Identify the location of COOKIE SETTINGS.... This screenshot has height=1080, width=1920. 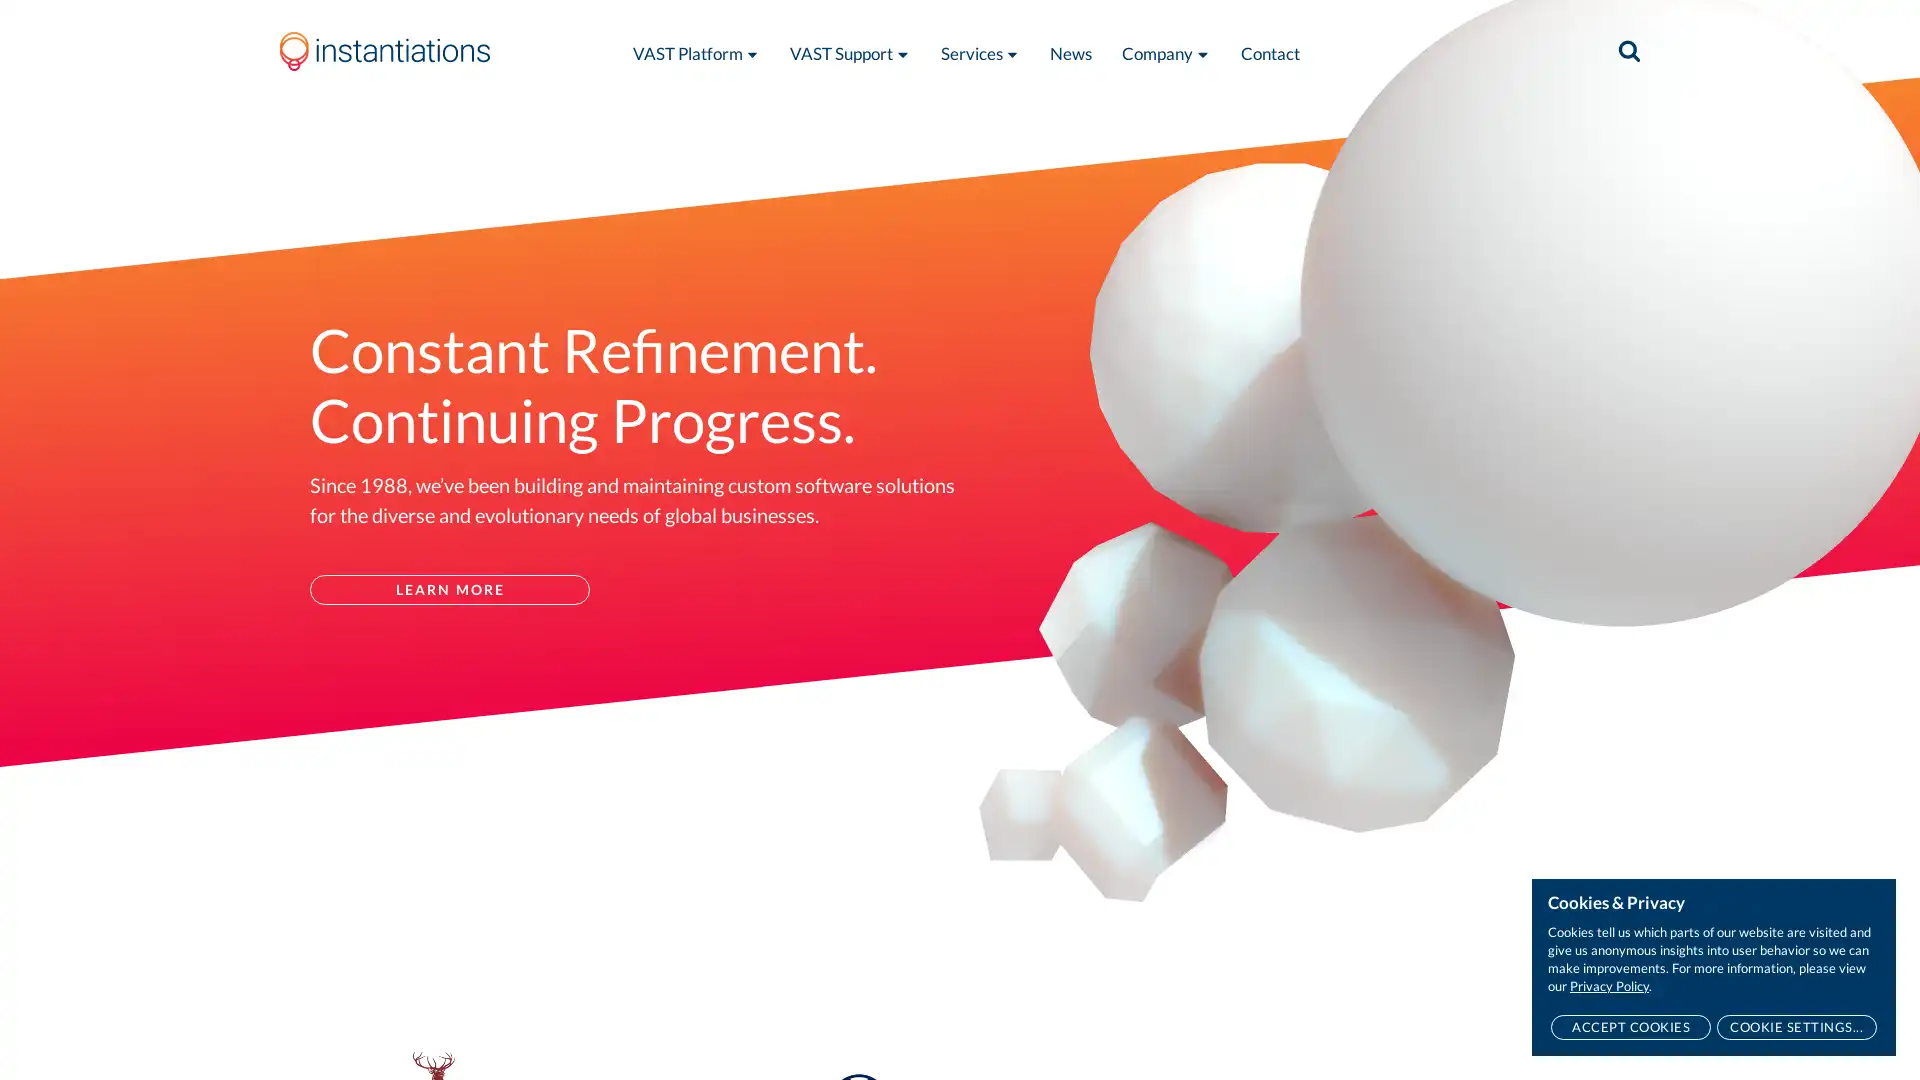
(1796, 1027).